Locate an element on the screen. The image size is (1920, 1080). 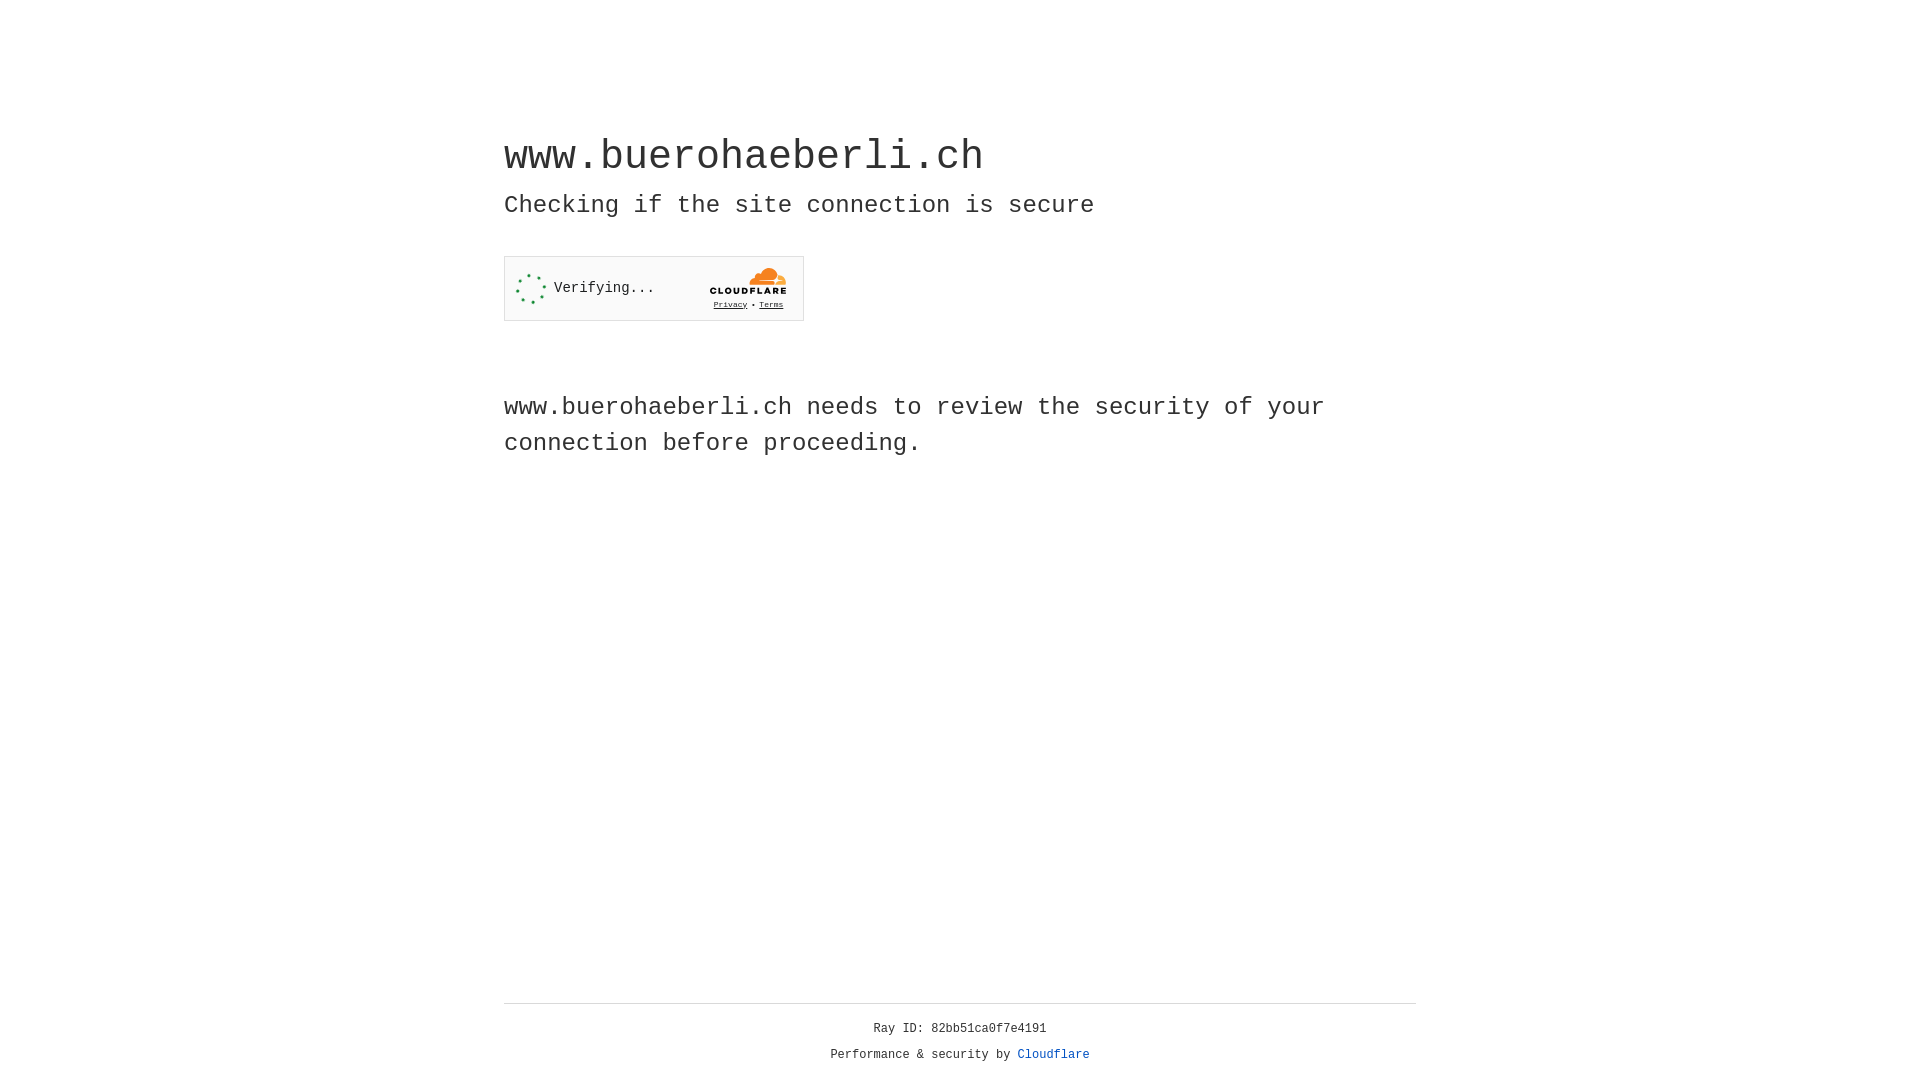
'Cloudflare' is located at coordinates (1053, 1054).